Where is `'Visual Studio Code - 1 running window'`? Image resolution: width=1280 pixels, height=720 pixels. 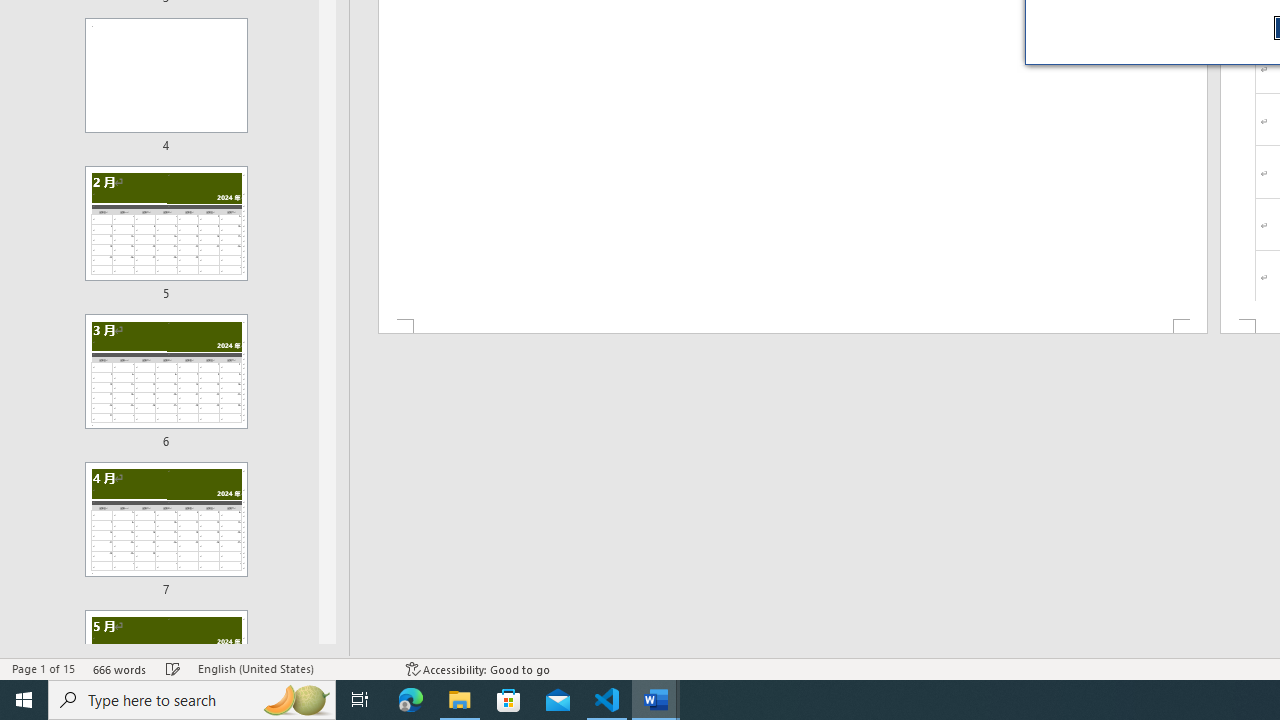 'Visual Studio Code - 1 running window' is located at coordinates (606, 698).